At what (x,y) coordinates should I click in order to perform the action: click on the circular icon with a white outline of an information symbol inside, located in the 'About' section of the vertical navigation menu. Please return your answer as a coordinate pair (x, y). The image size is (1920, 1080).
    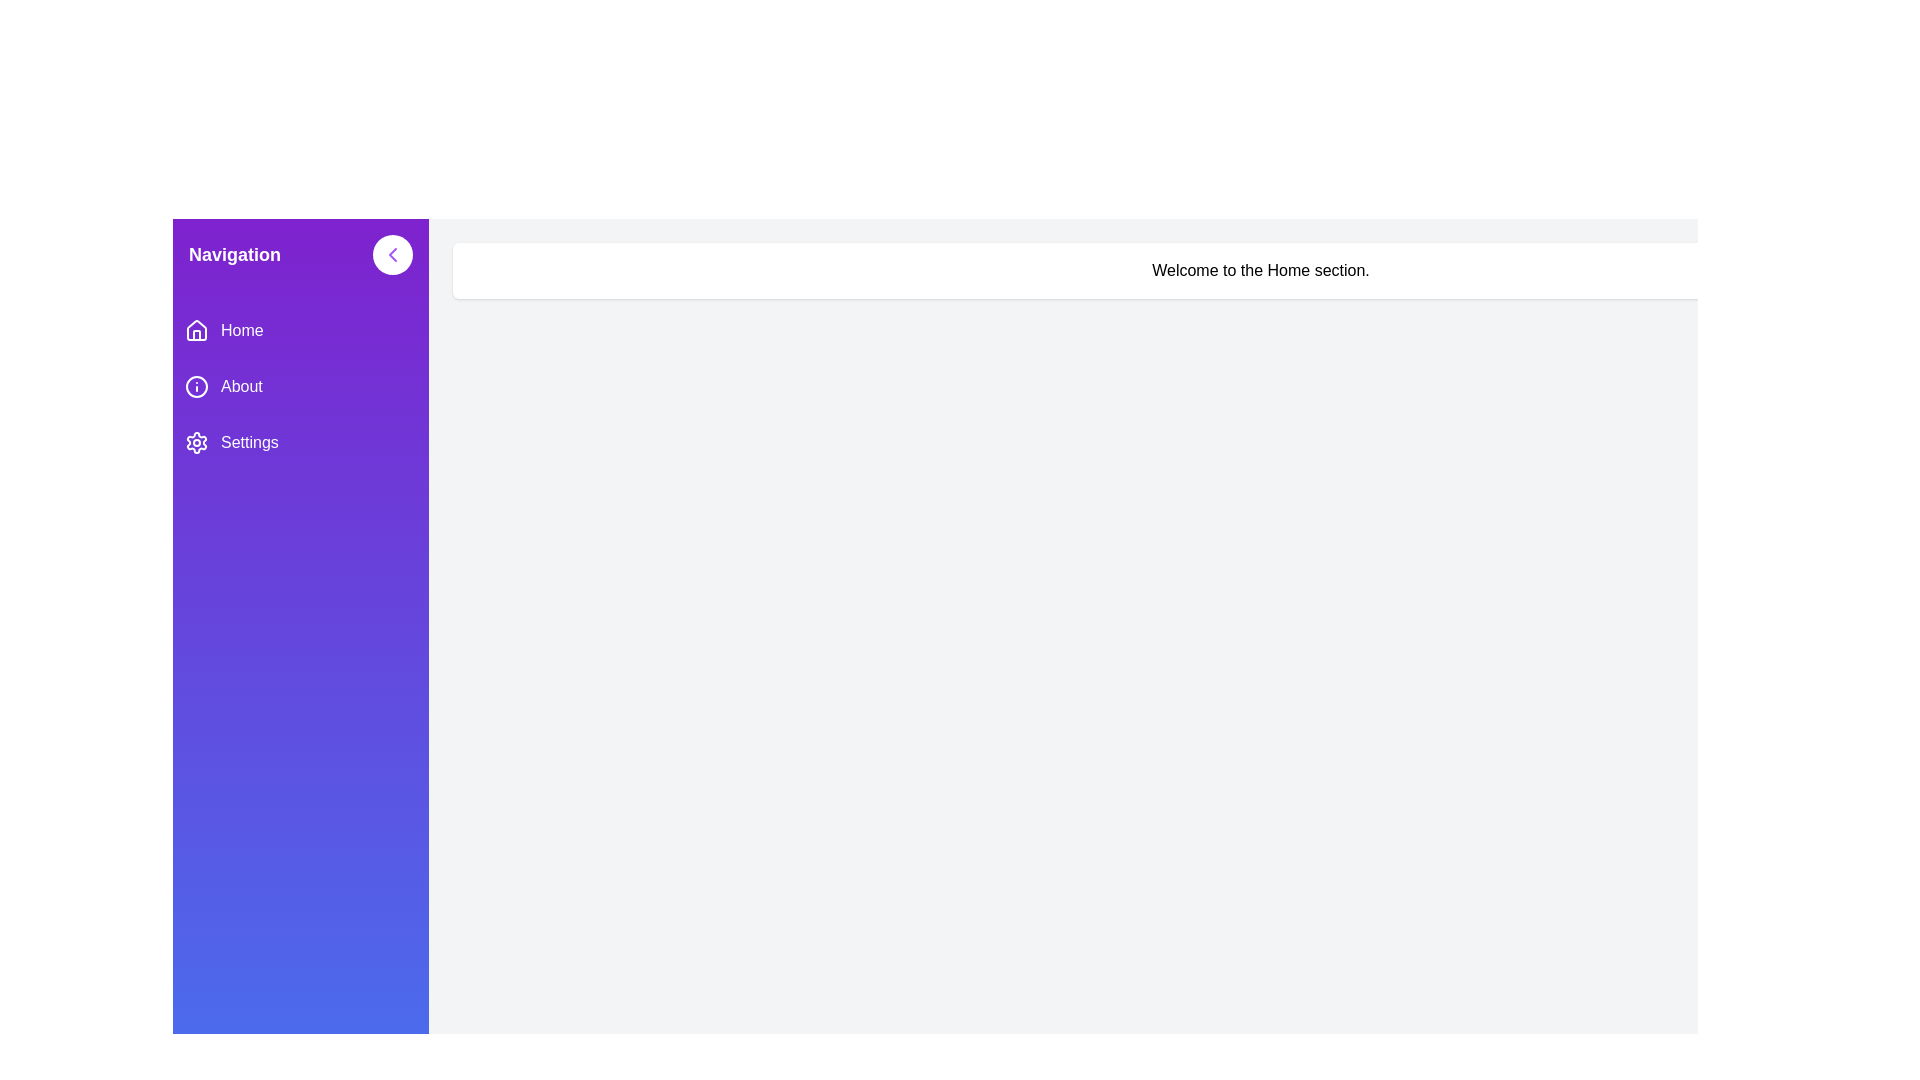
    Looking at the image, I should click on (196, 386).